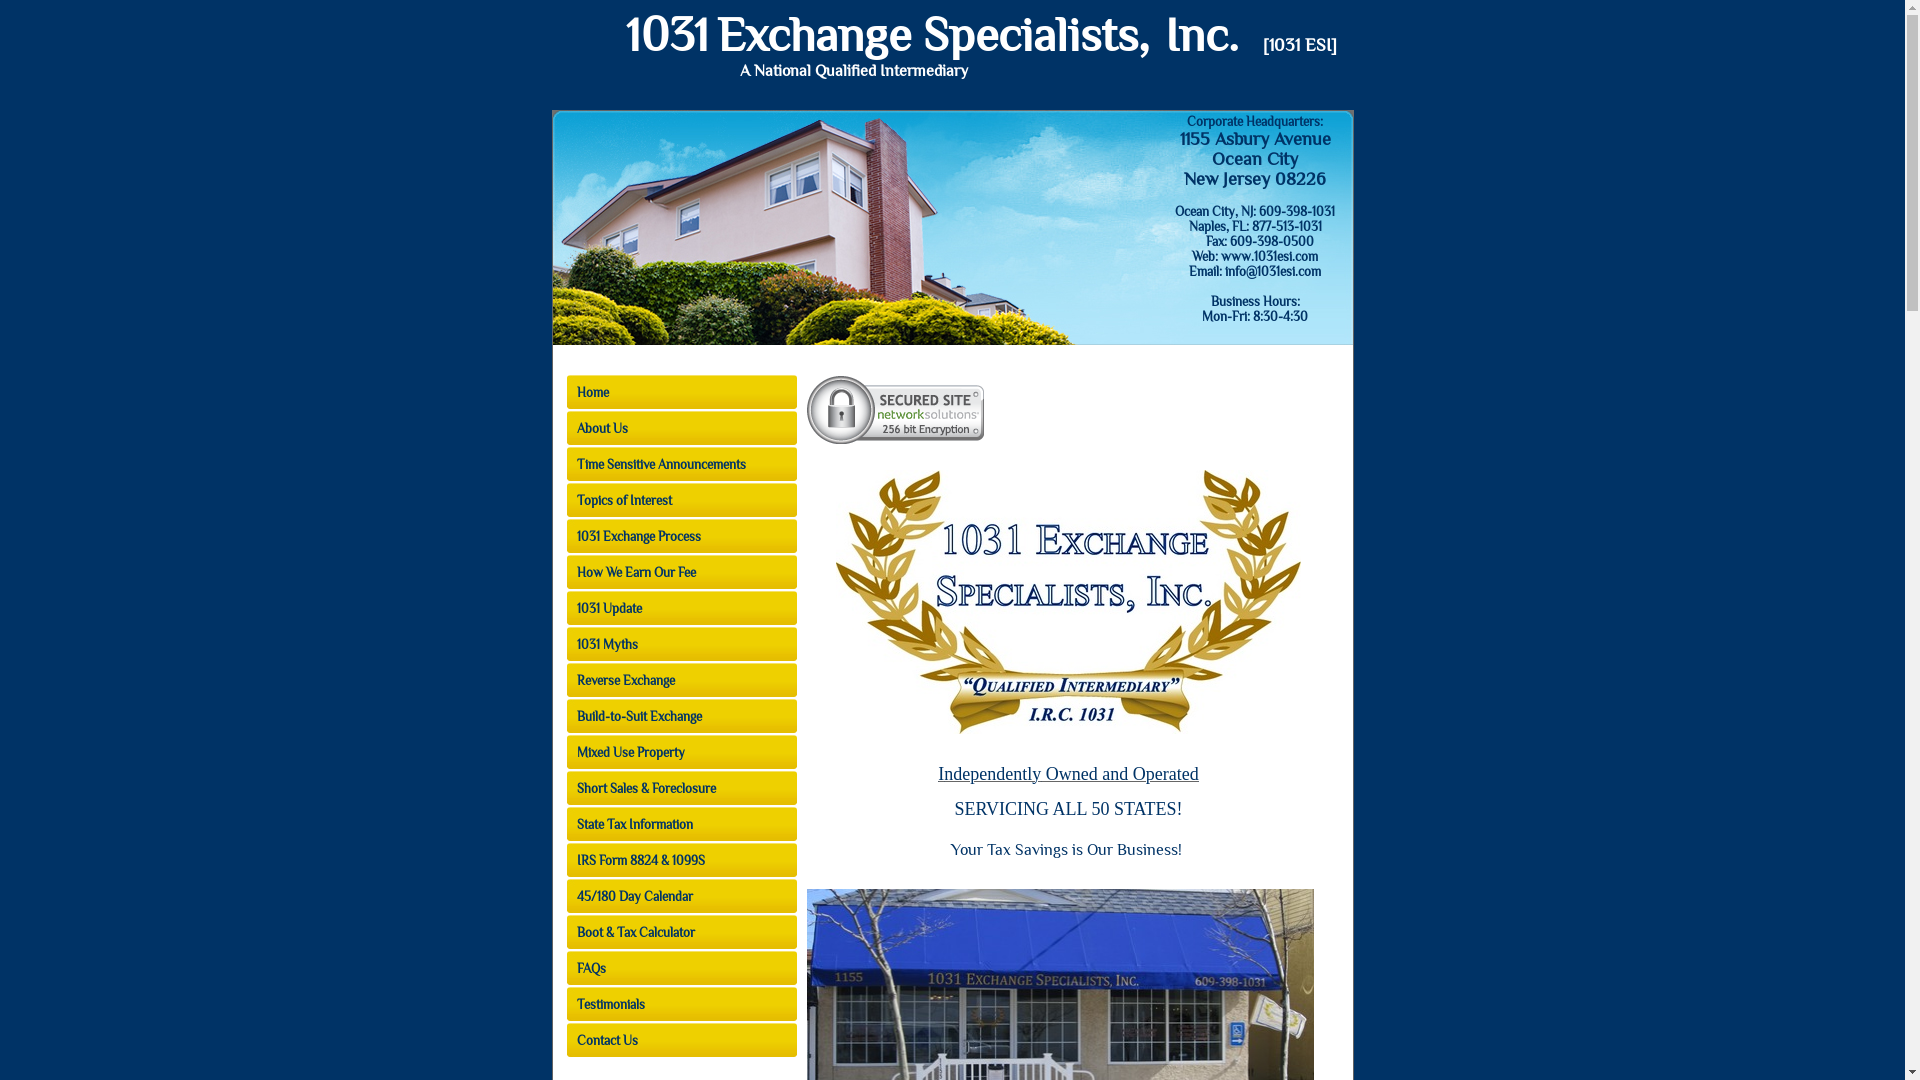 This screenshot has width=1920, height=1080. What do you see at coordinates (565, 824) in the screenshot?
I see `'State Tax Information'` at bounding box center [565, 824].